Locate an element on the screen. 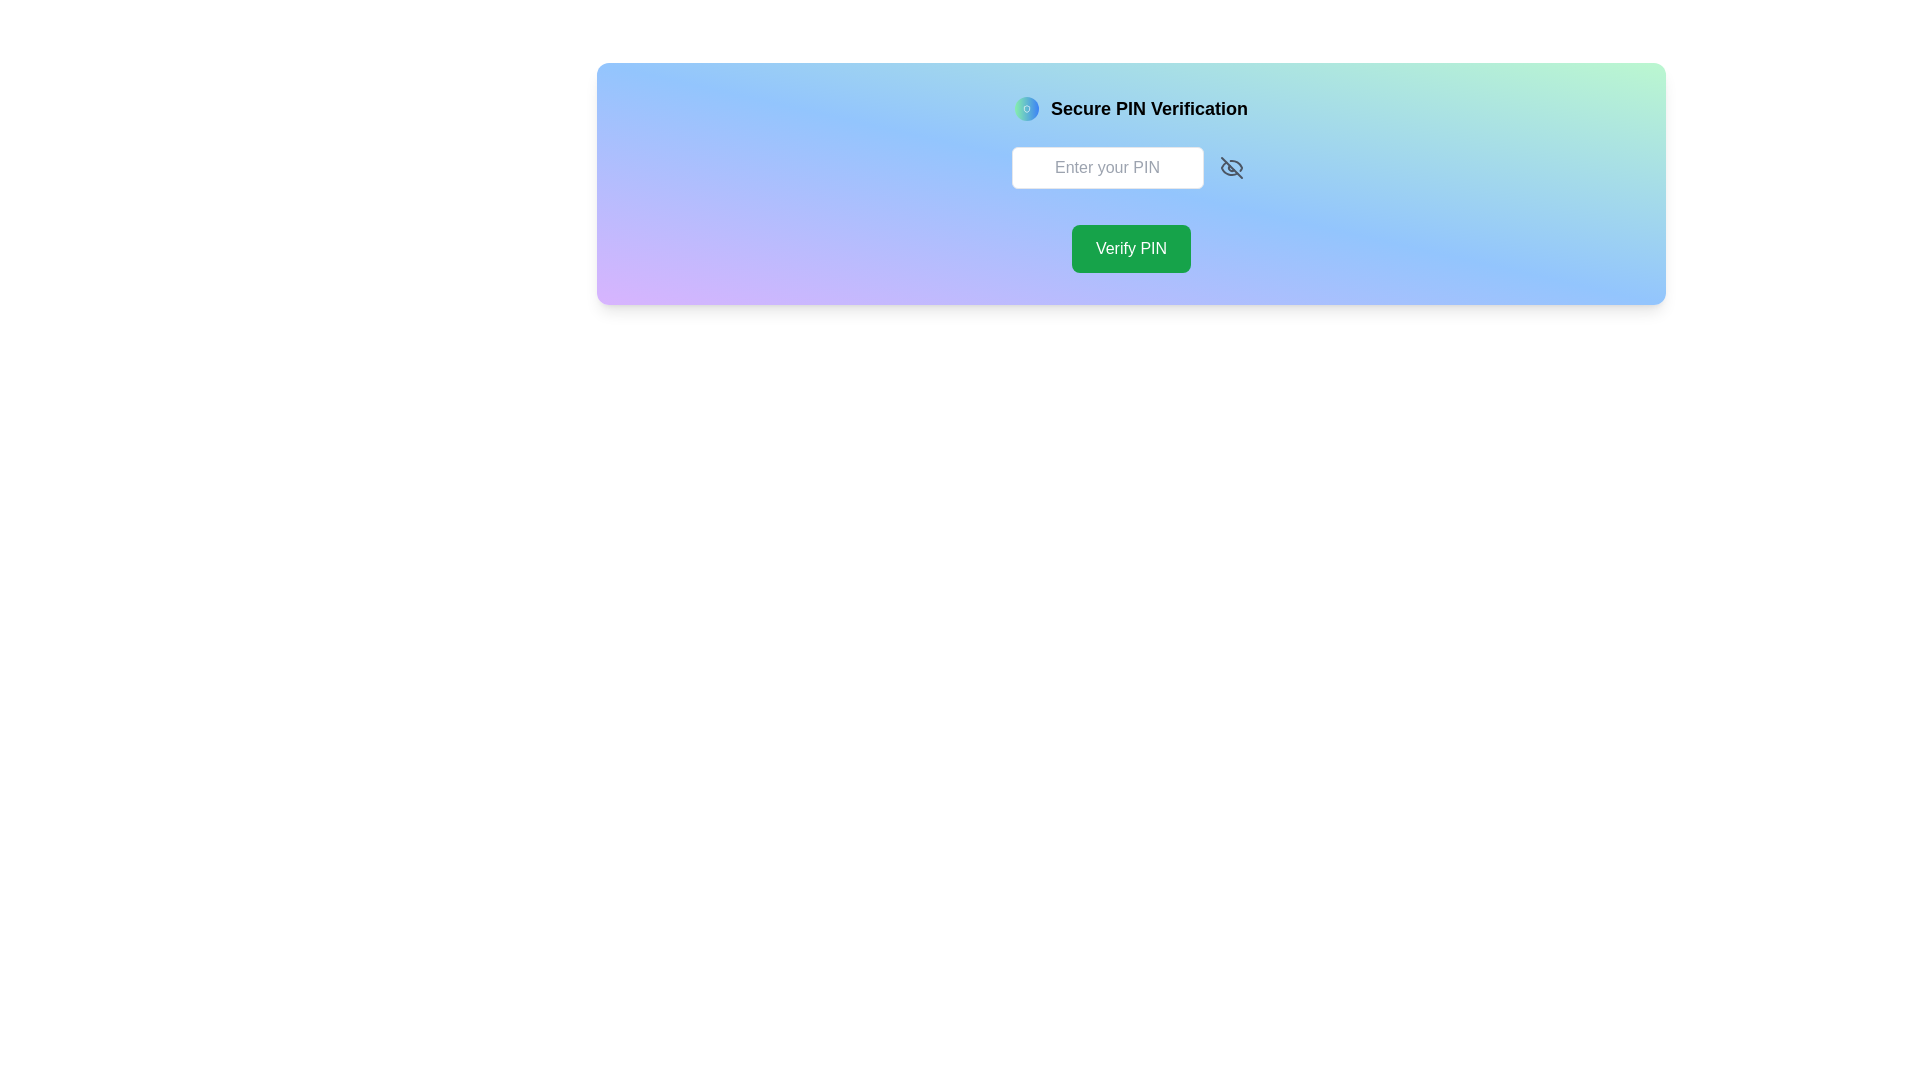 The image size is (1920, 1080). the visibility toggle button located to the right of the PIN input field in the 'Secure PIN Verification' section is located at coordinates (1230, 167).